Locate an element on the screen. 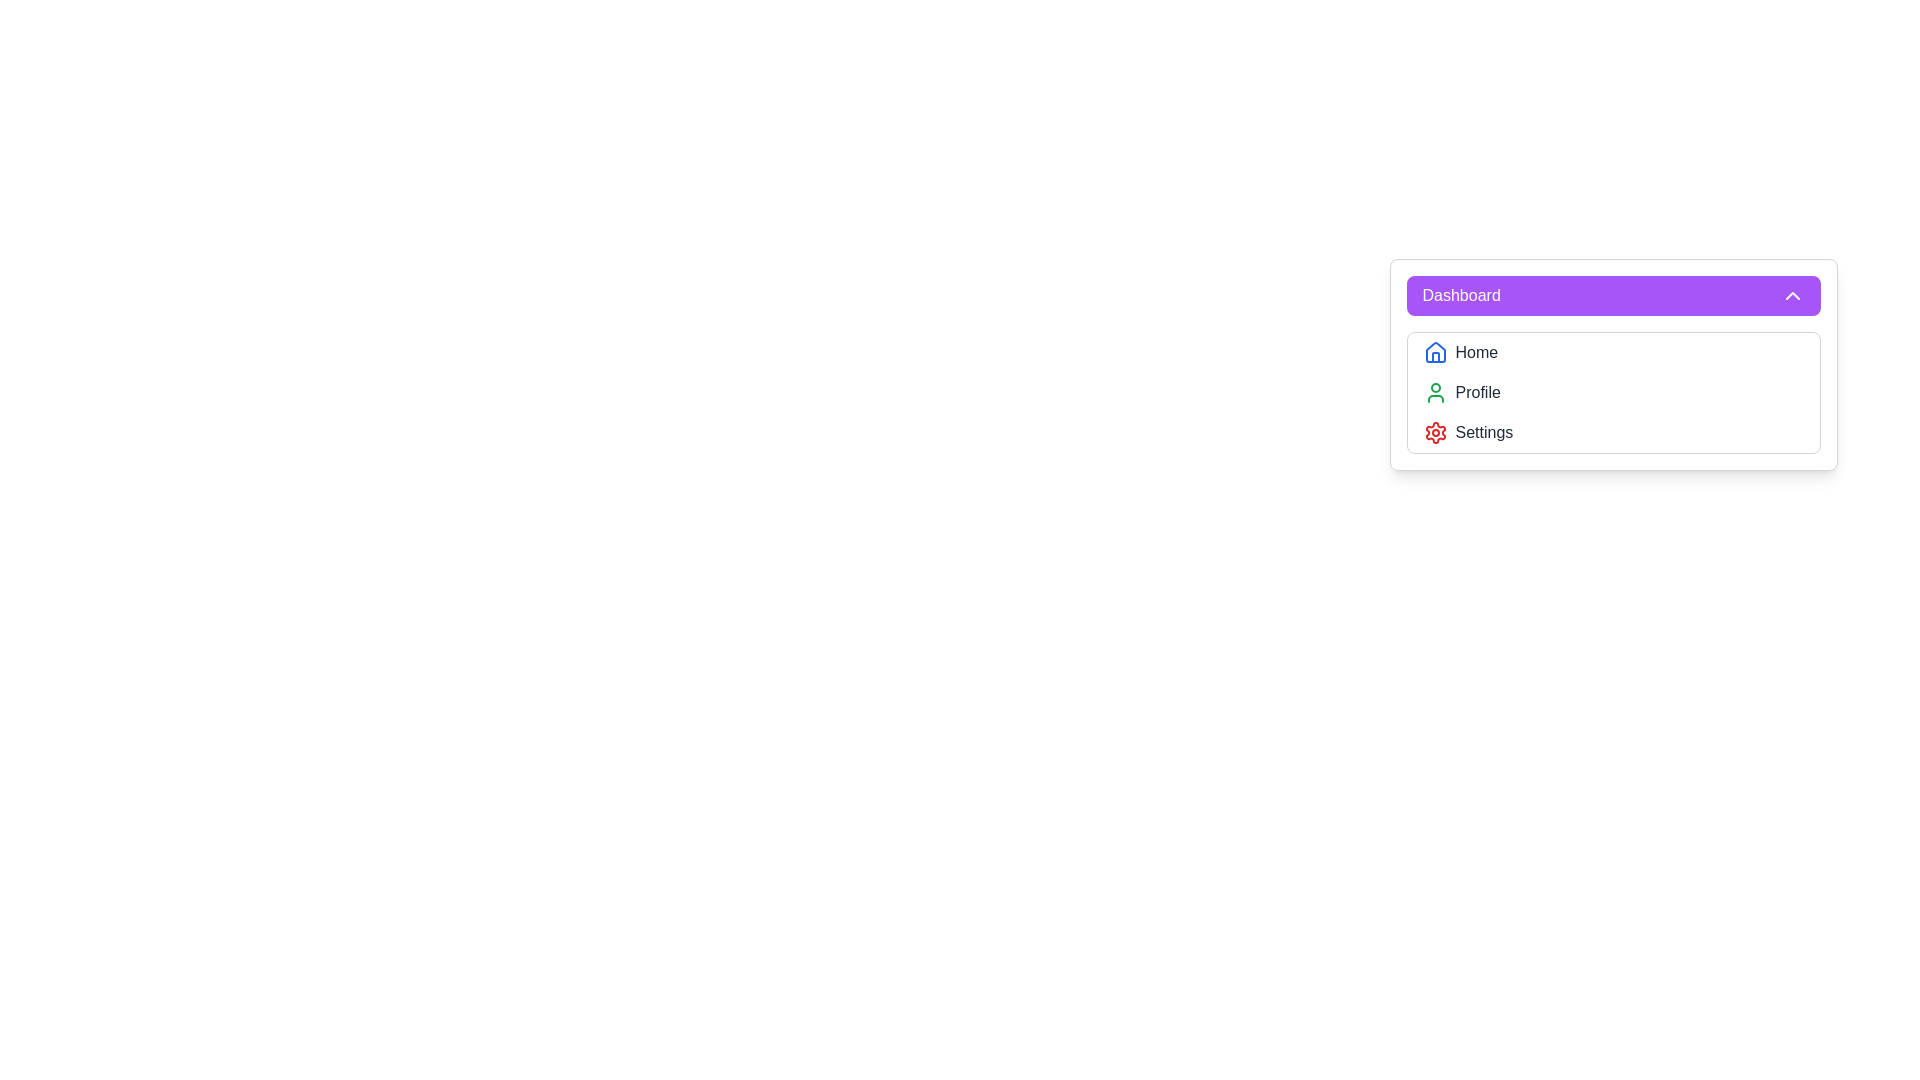 The height and width of the screenshot is (1080, 1920). the interactive text link for the user profile section, which is the second entry in the vertical dropdown menu, located below the 'Home' option and above the 'Settings' option is located at coordinates (1478, 393).